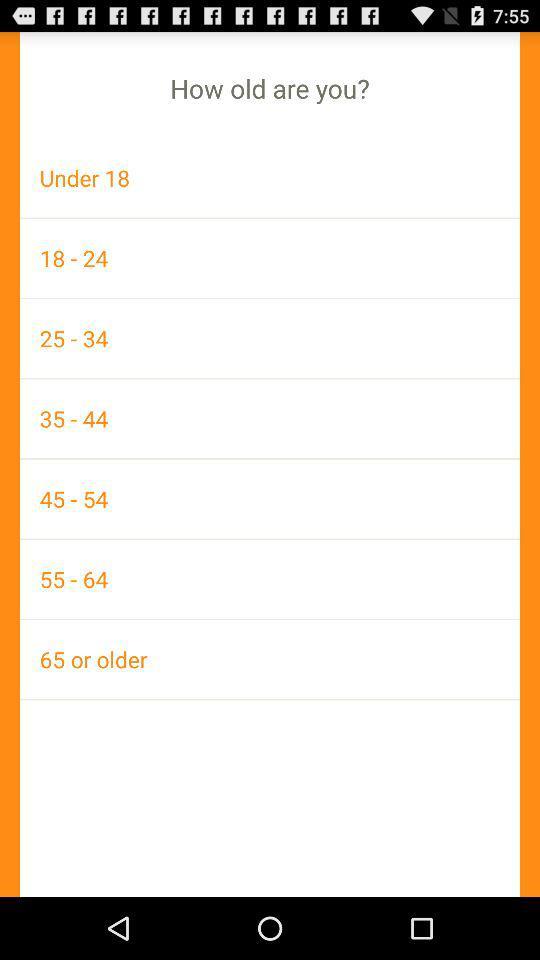 The height and width of the screenshot is (960, 540). Describe the element at coordinates (270, 498) in the screenshot. I see `the icon above 55 - 64 item` at that location.